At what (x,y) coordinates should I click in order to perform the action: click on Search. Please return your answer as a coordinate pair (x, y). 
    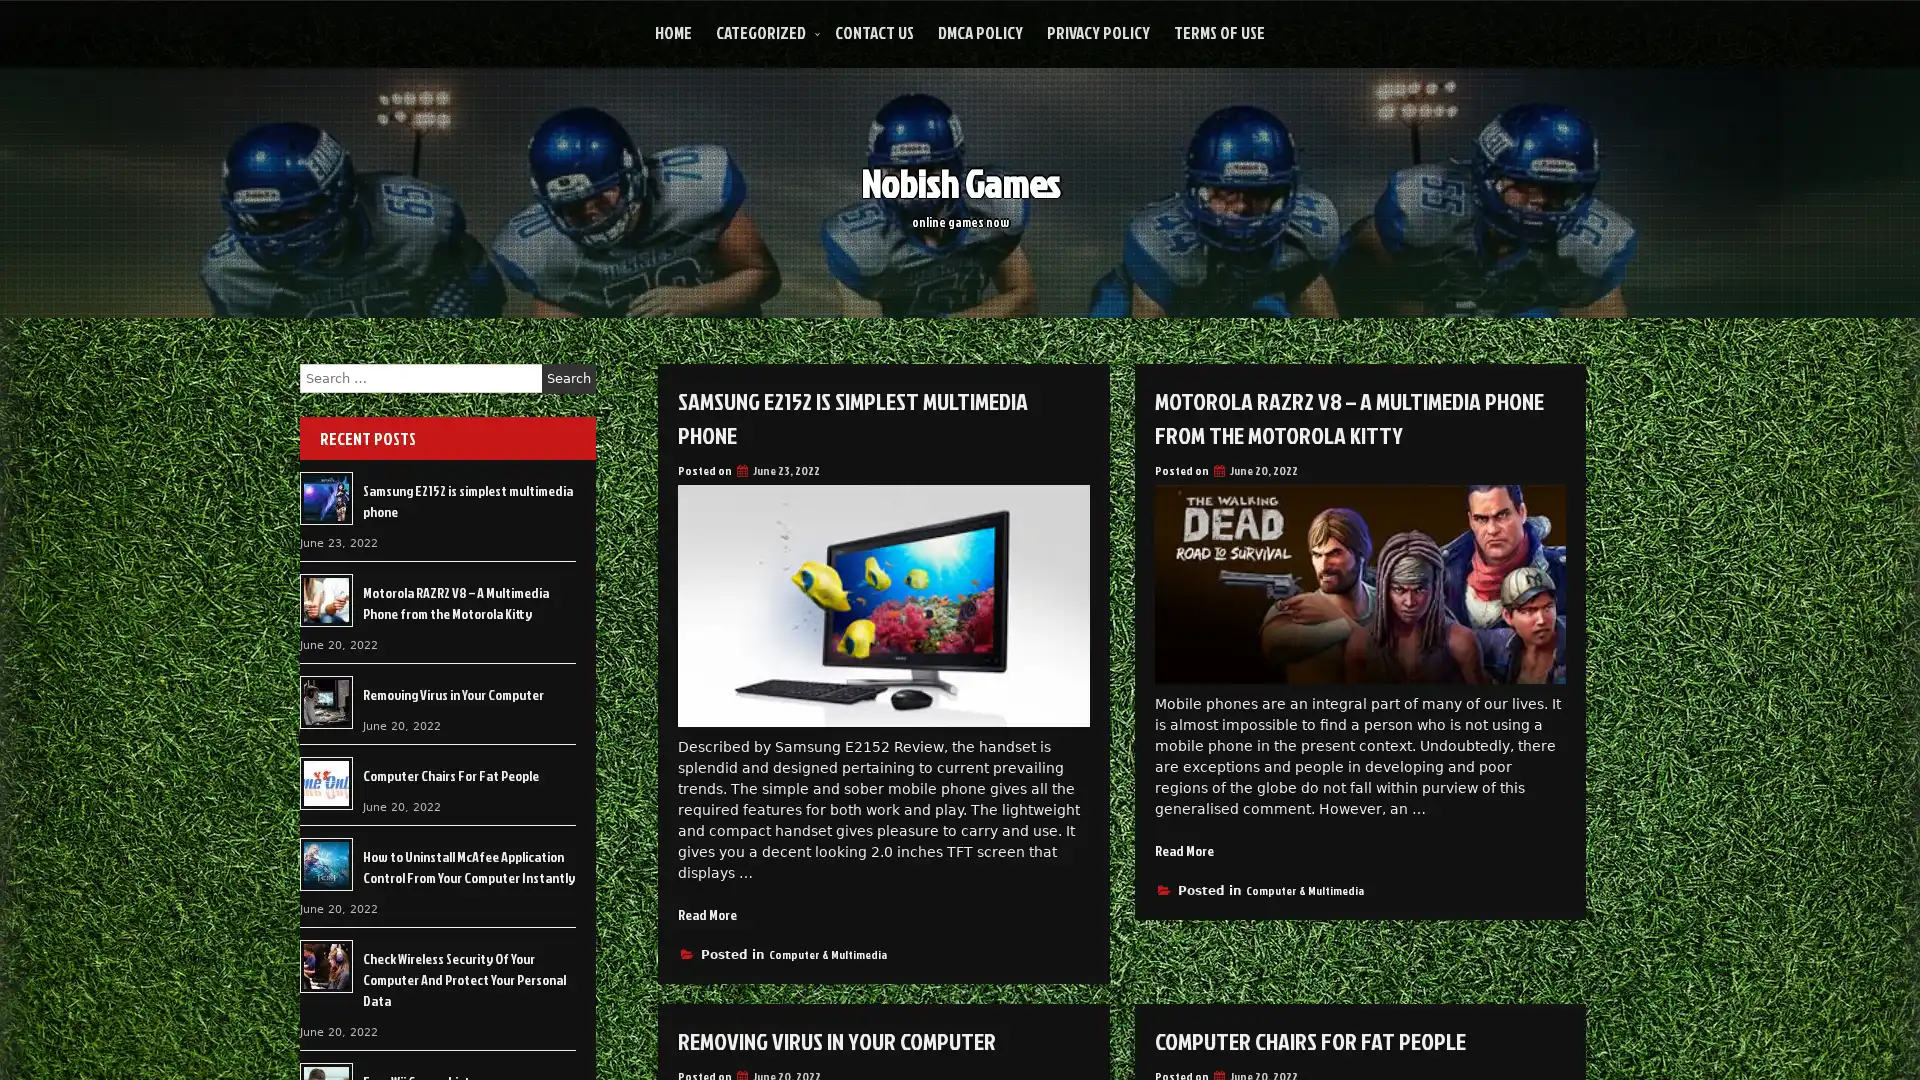
    Looking at the image, I should click on (568, 378).